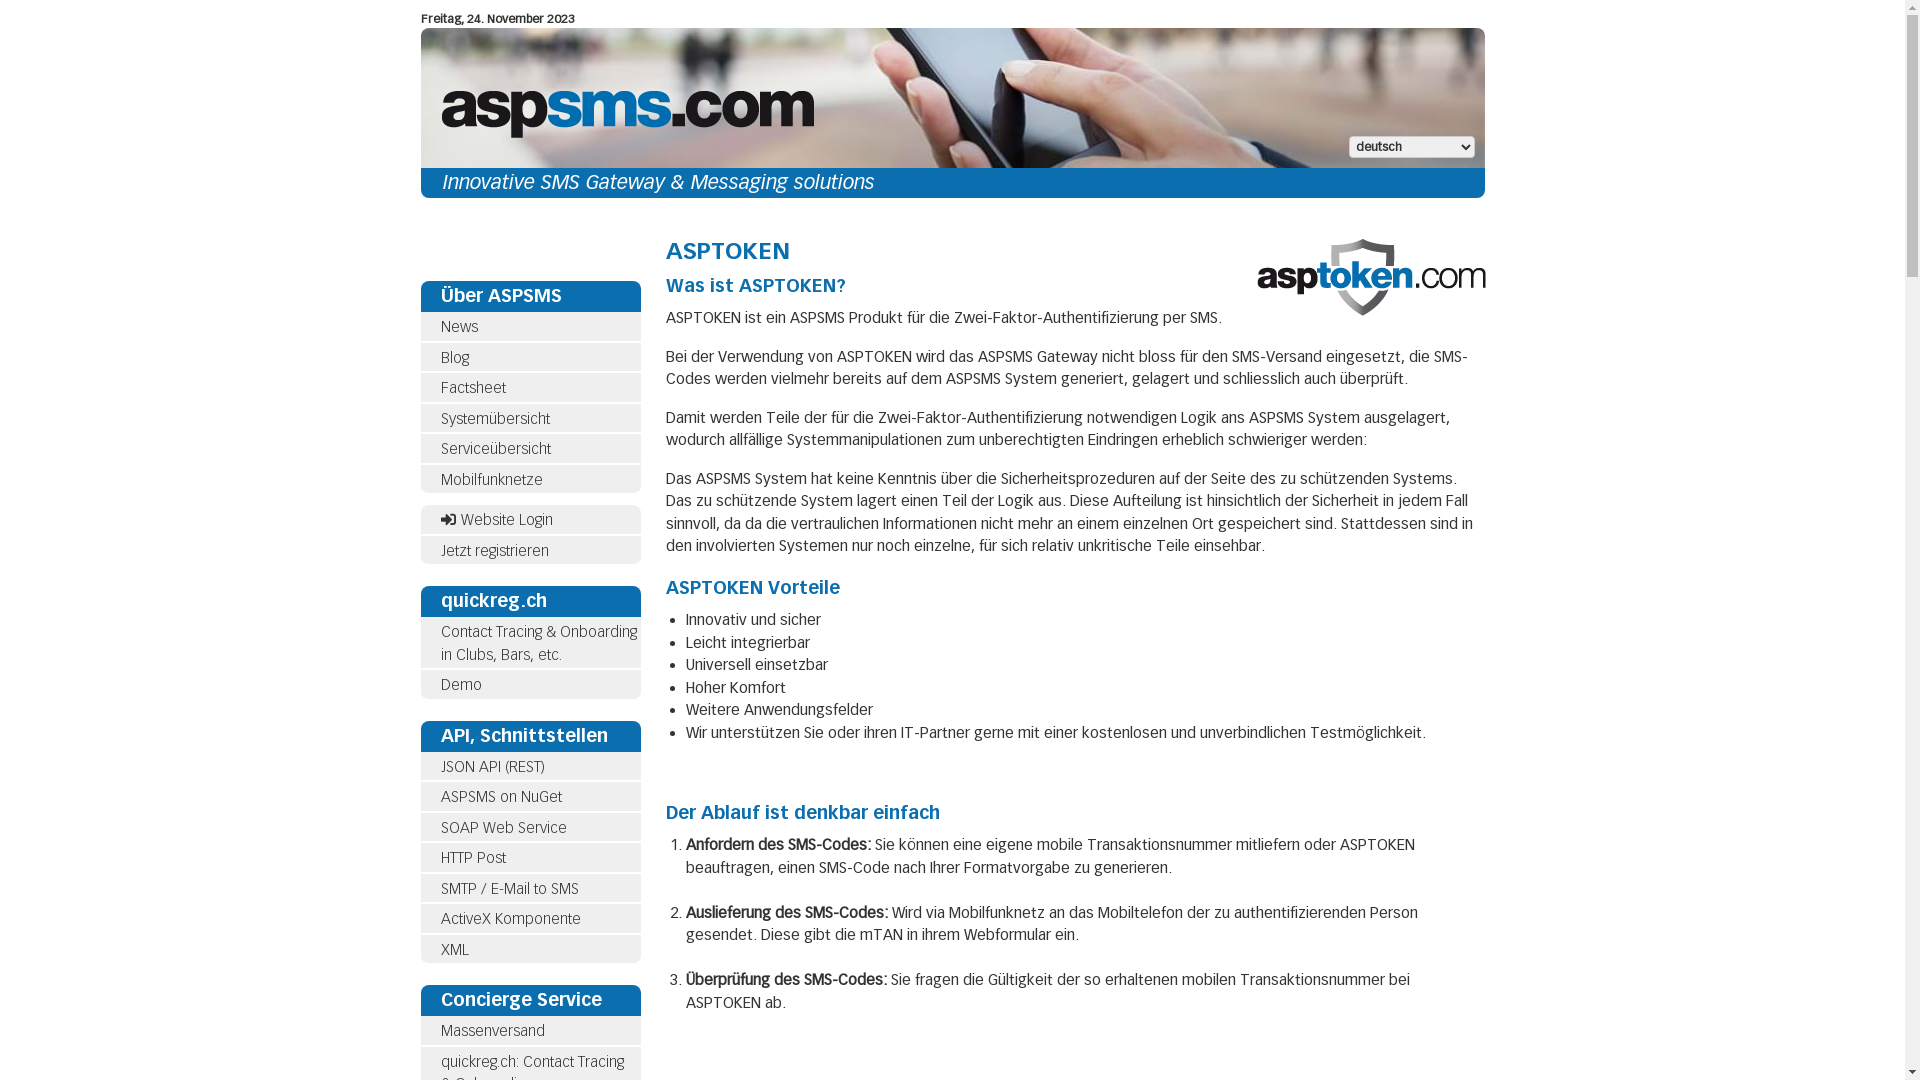 The width and height of the screenshot is (1920, 1080). Describe the element at coordinates (529, 857) in the screenshot. I see `'HTTP Post'` at that location.